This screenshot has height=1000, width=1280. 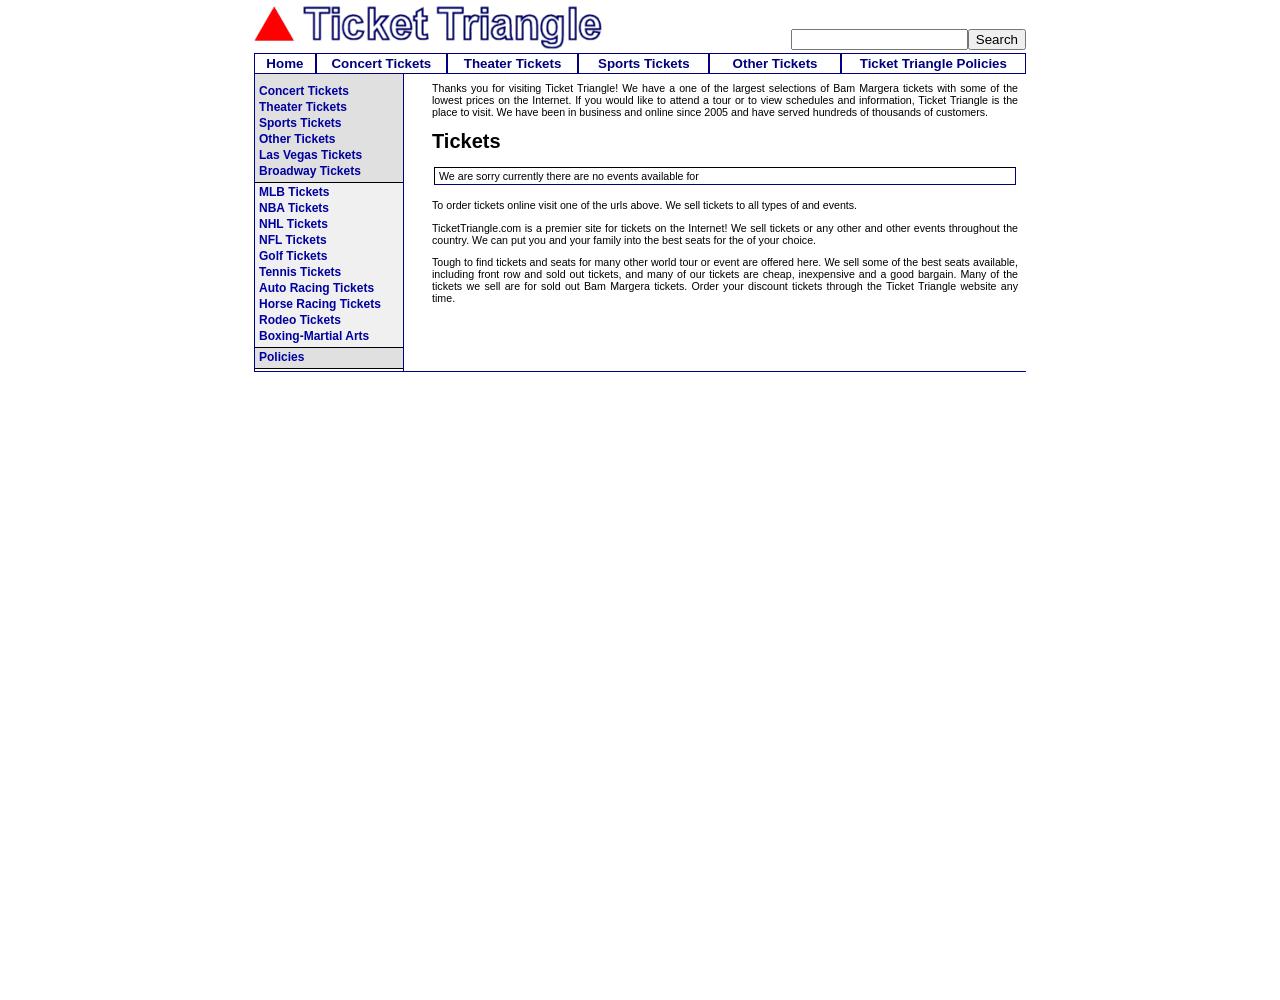 I want to click on 'Broadway Tickets', so click(x=308, y=171).